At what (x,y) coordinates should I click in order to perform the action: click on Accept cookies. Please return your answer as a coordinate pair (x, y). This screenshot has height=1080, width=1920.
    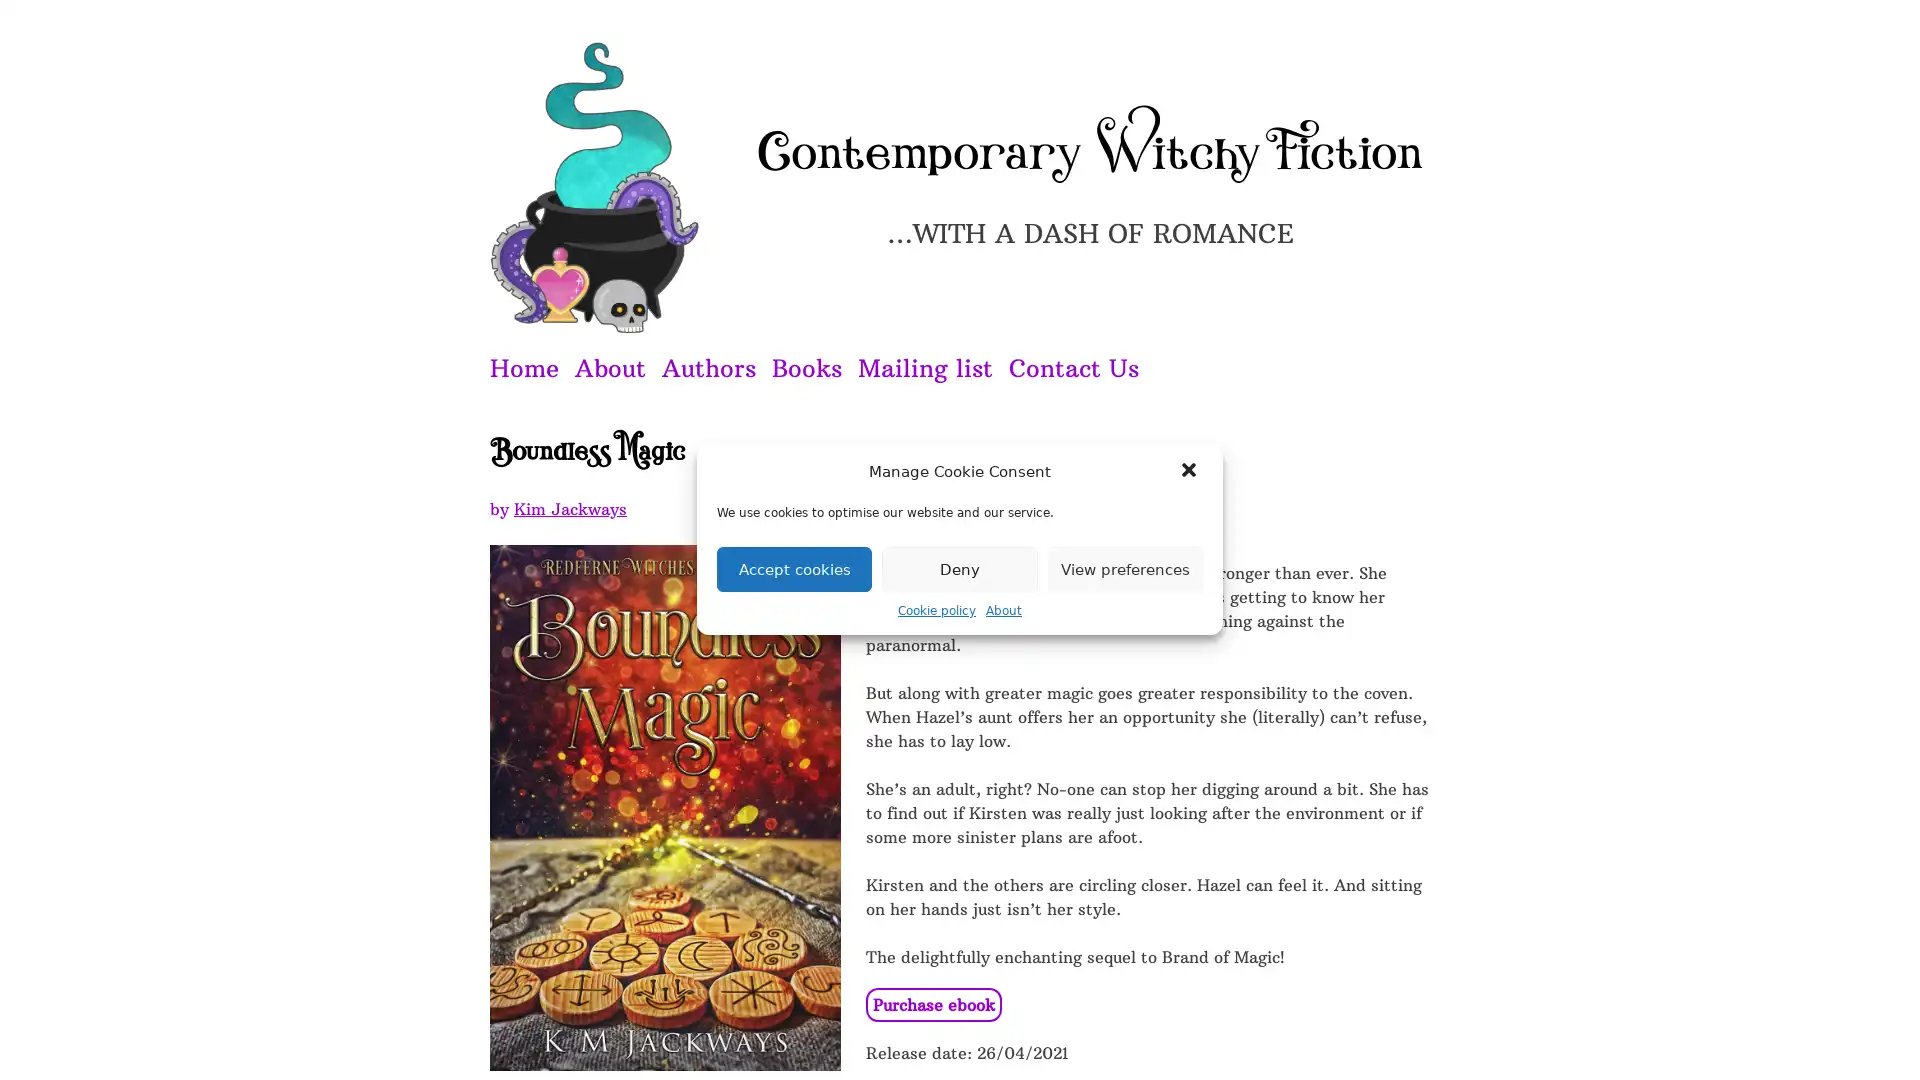
    Looking at the image, I should click on (793, 569).